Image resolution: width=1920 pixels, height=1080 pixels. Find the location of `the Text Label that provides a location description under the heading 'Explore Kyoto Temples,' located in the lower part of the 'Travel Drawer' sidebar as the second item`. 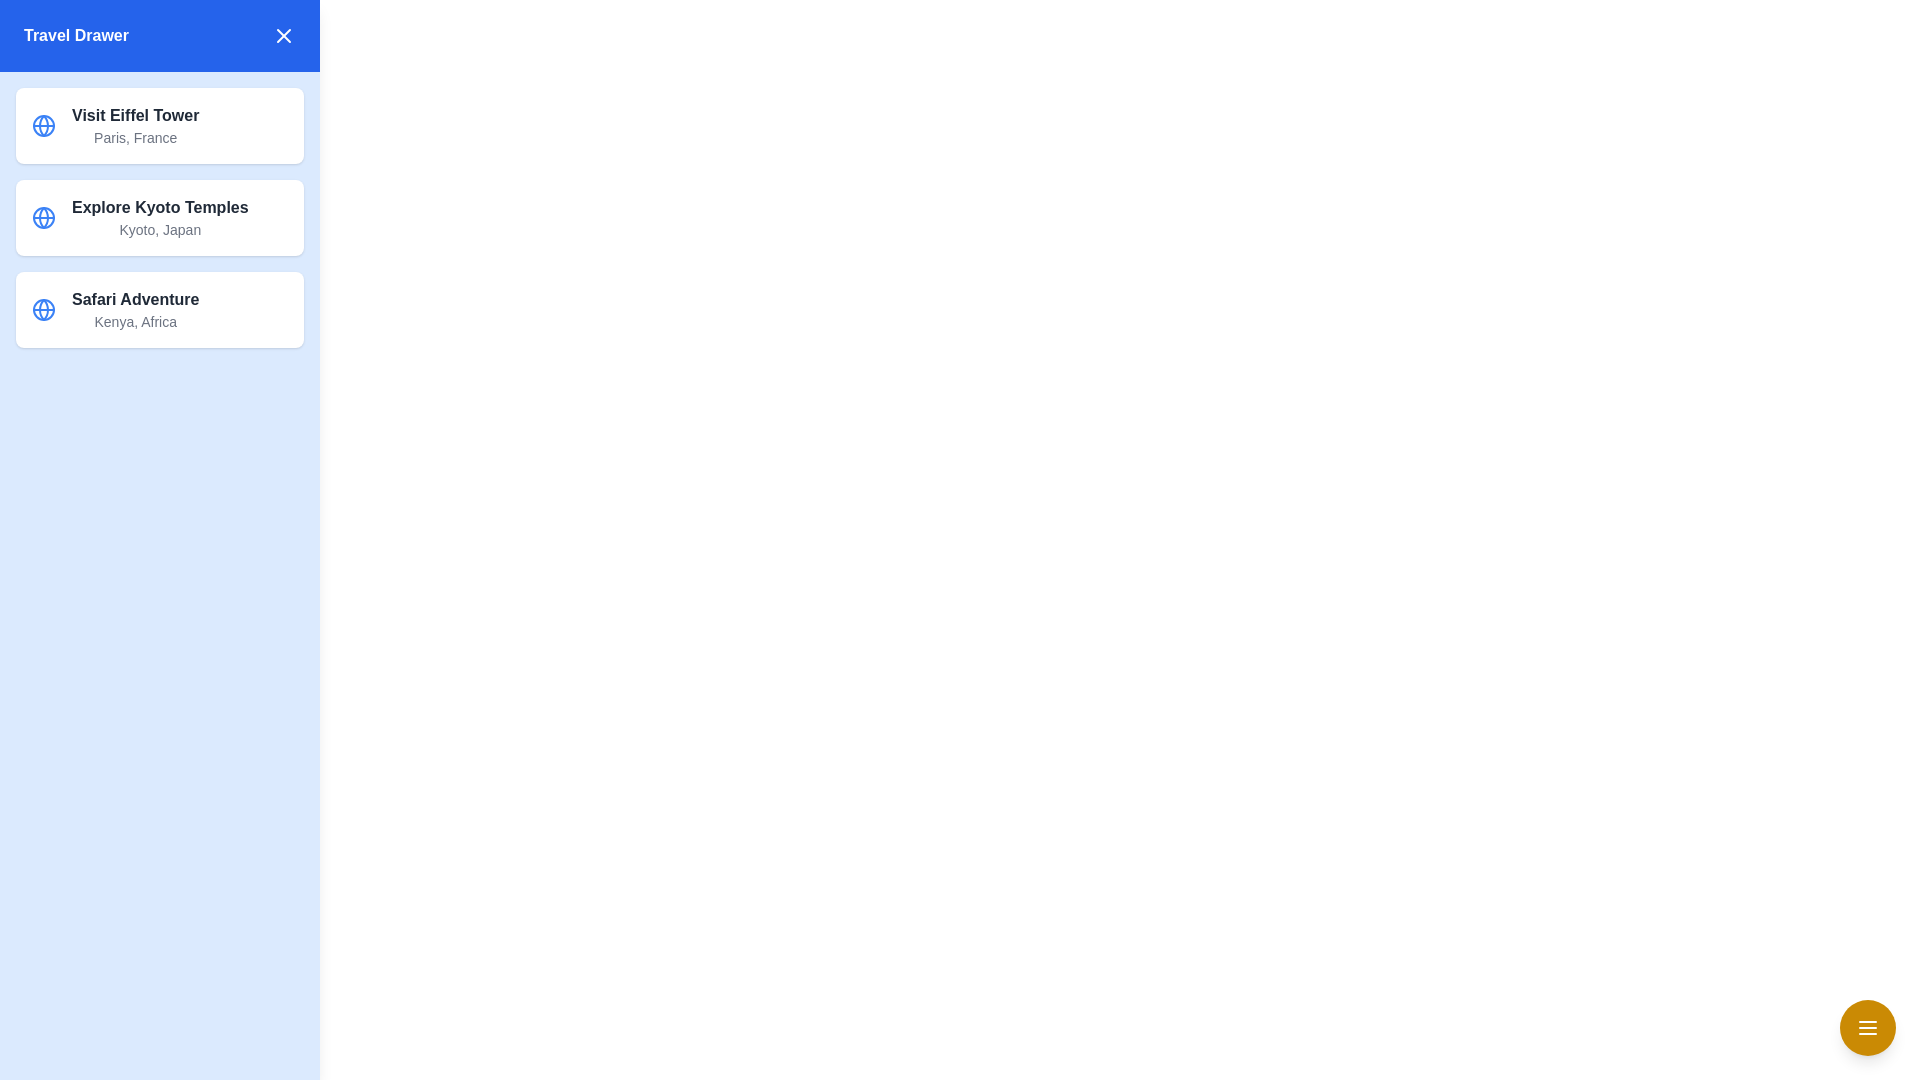

the Text Label that provides a location description under the heading 'Explore Kyoto Temples,' located in the lower part of the 'Travel Drawer' sidebar as the second item is located at coordinates (160, 229).